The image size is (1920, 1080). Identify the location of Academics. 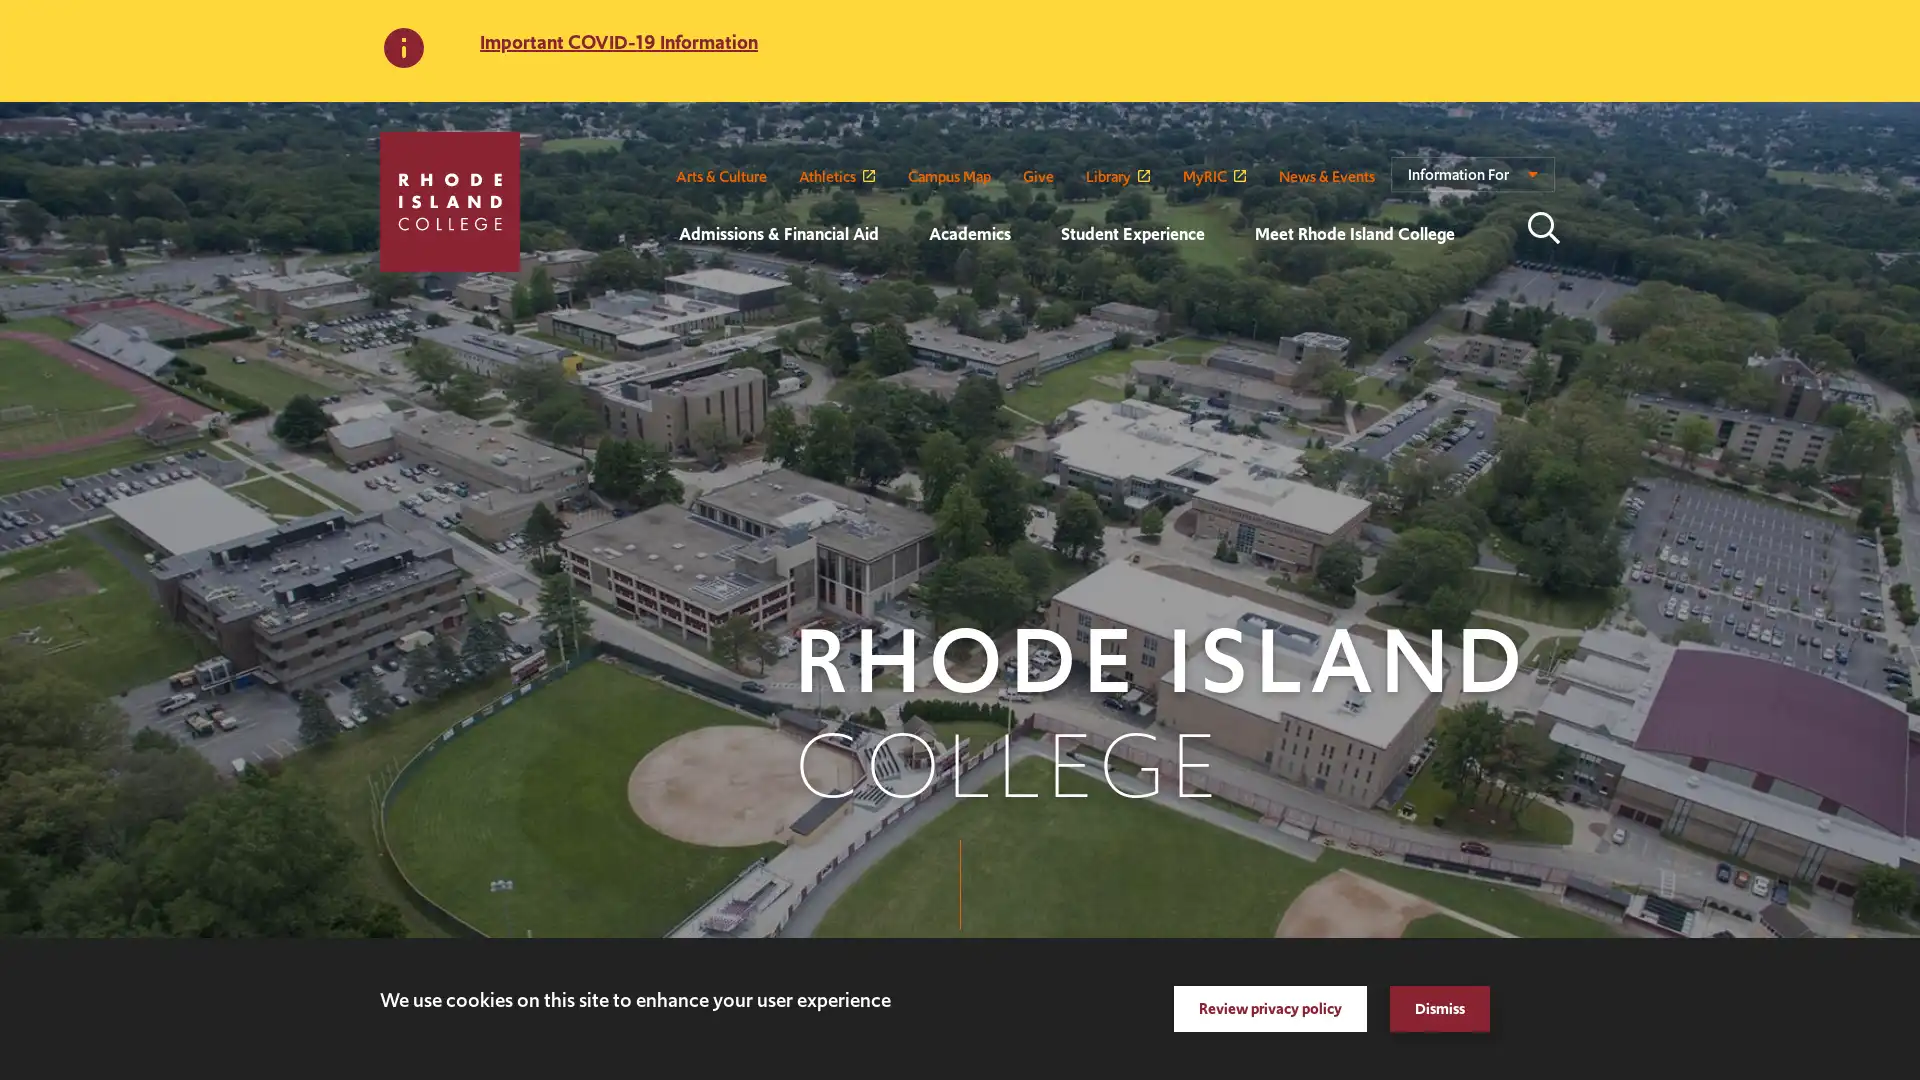
(902, 288).